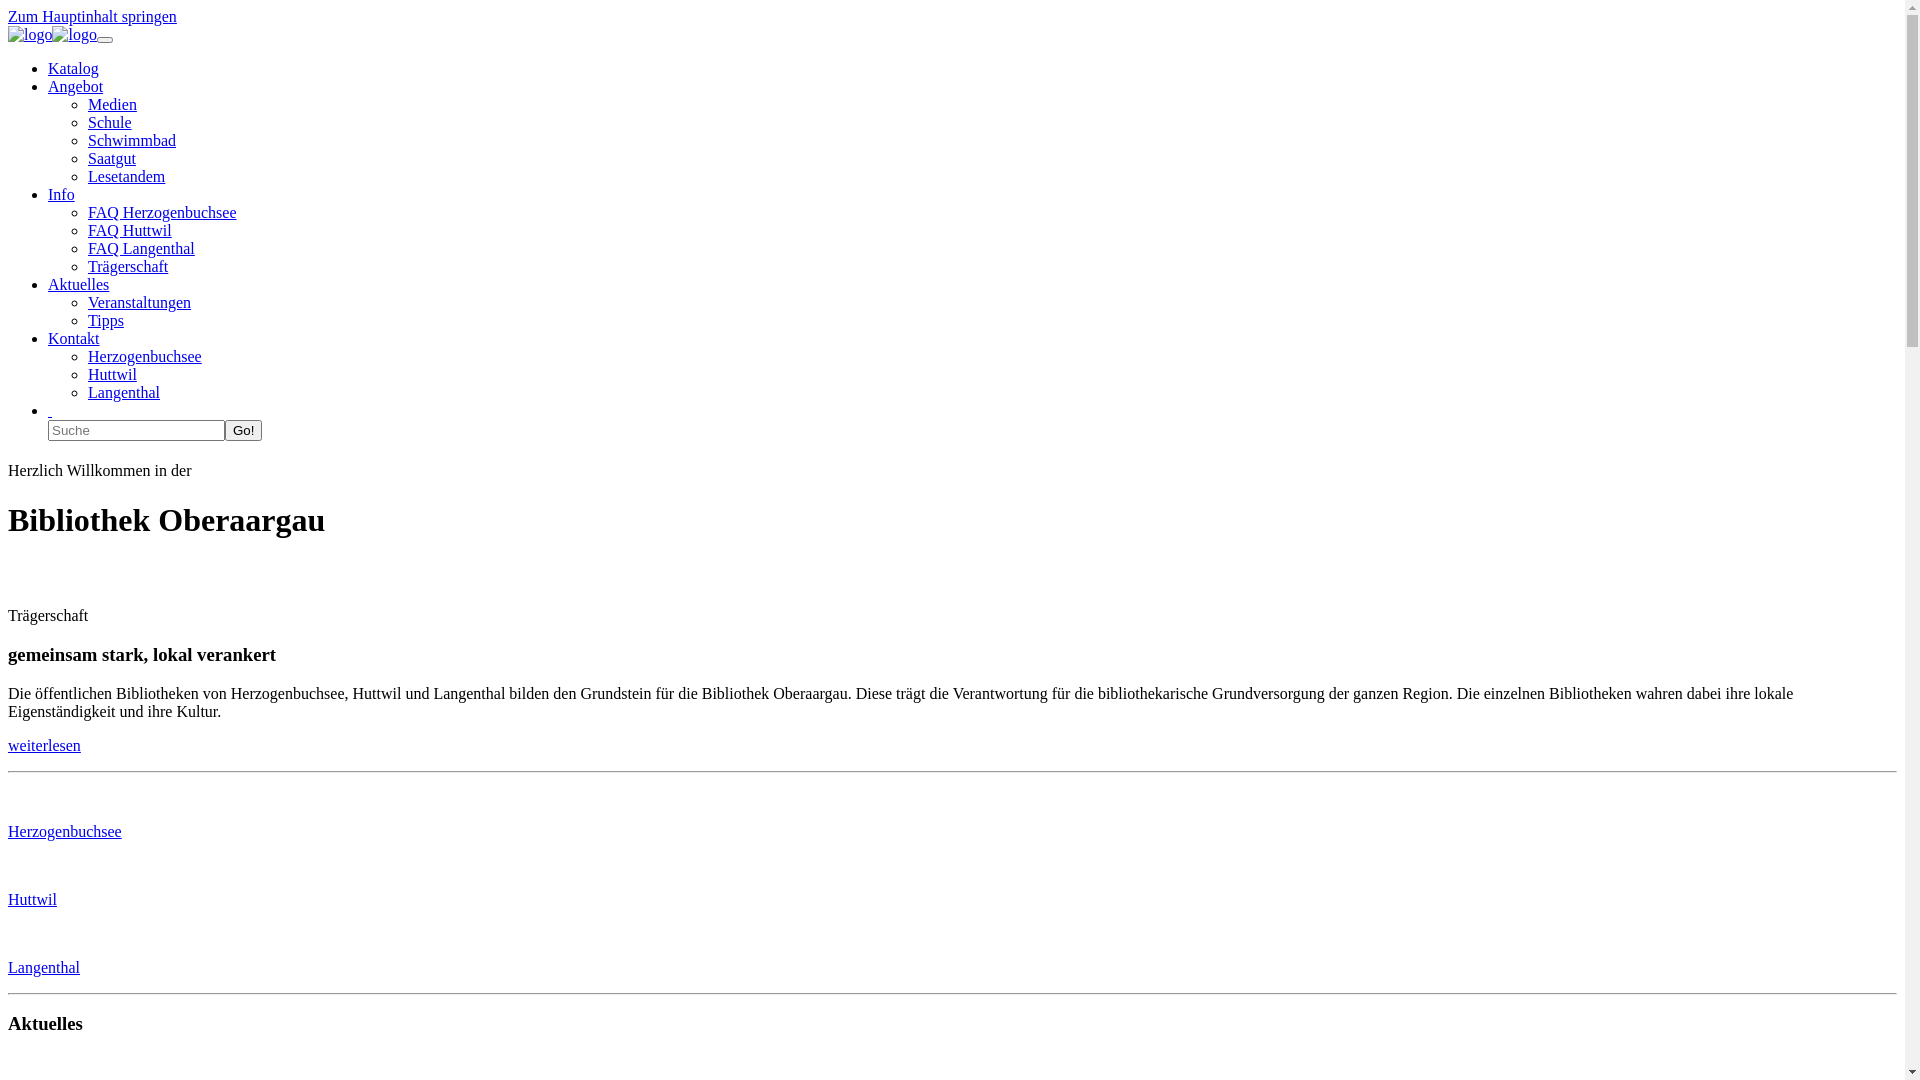 This screenshot has height=1080, width=1920. What do you see at coordinates (73, 67) in the screenshot?
I see `'Katalog'` at bounding box center [73, 67].